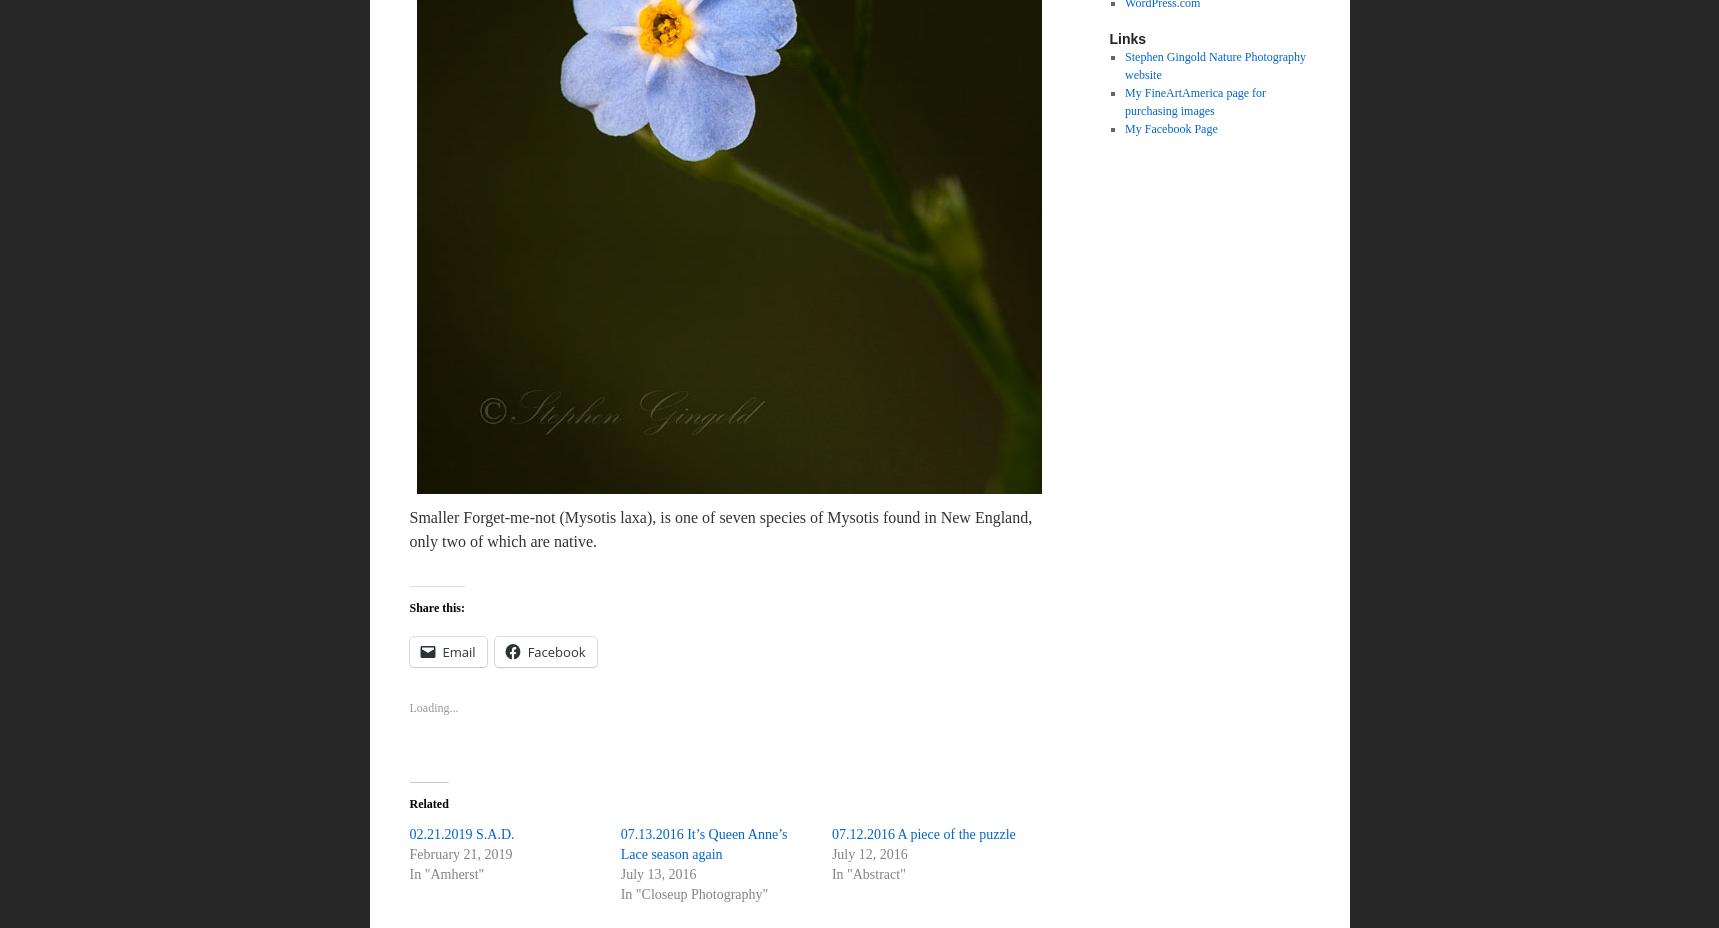  What do you see at coordinates (433, 706) in the screenshot?
I see `'Loading...'` at bounding box center [433, 706].